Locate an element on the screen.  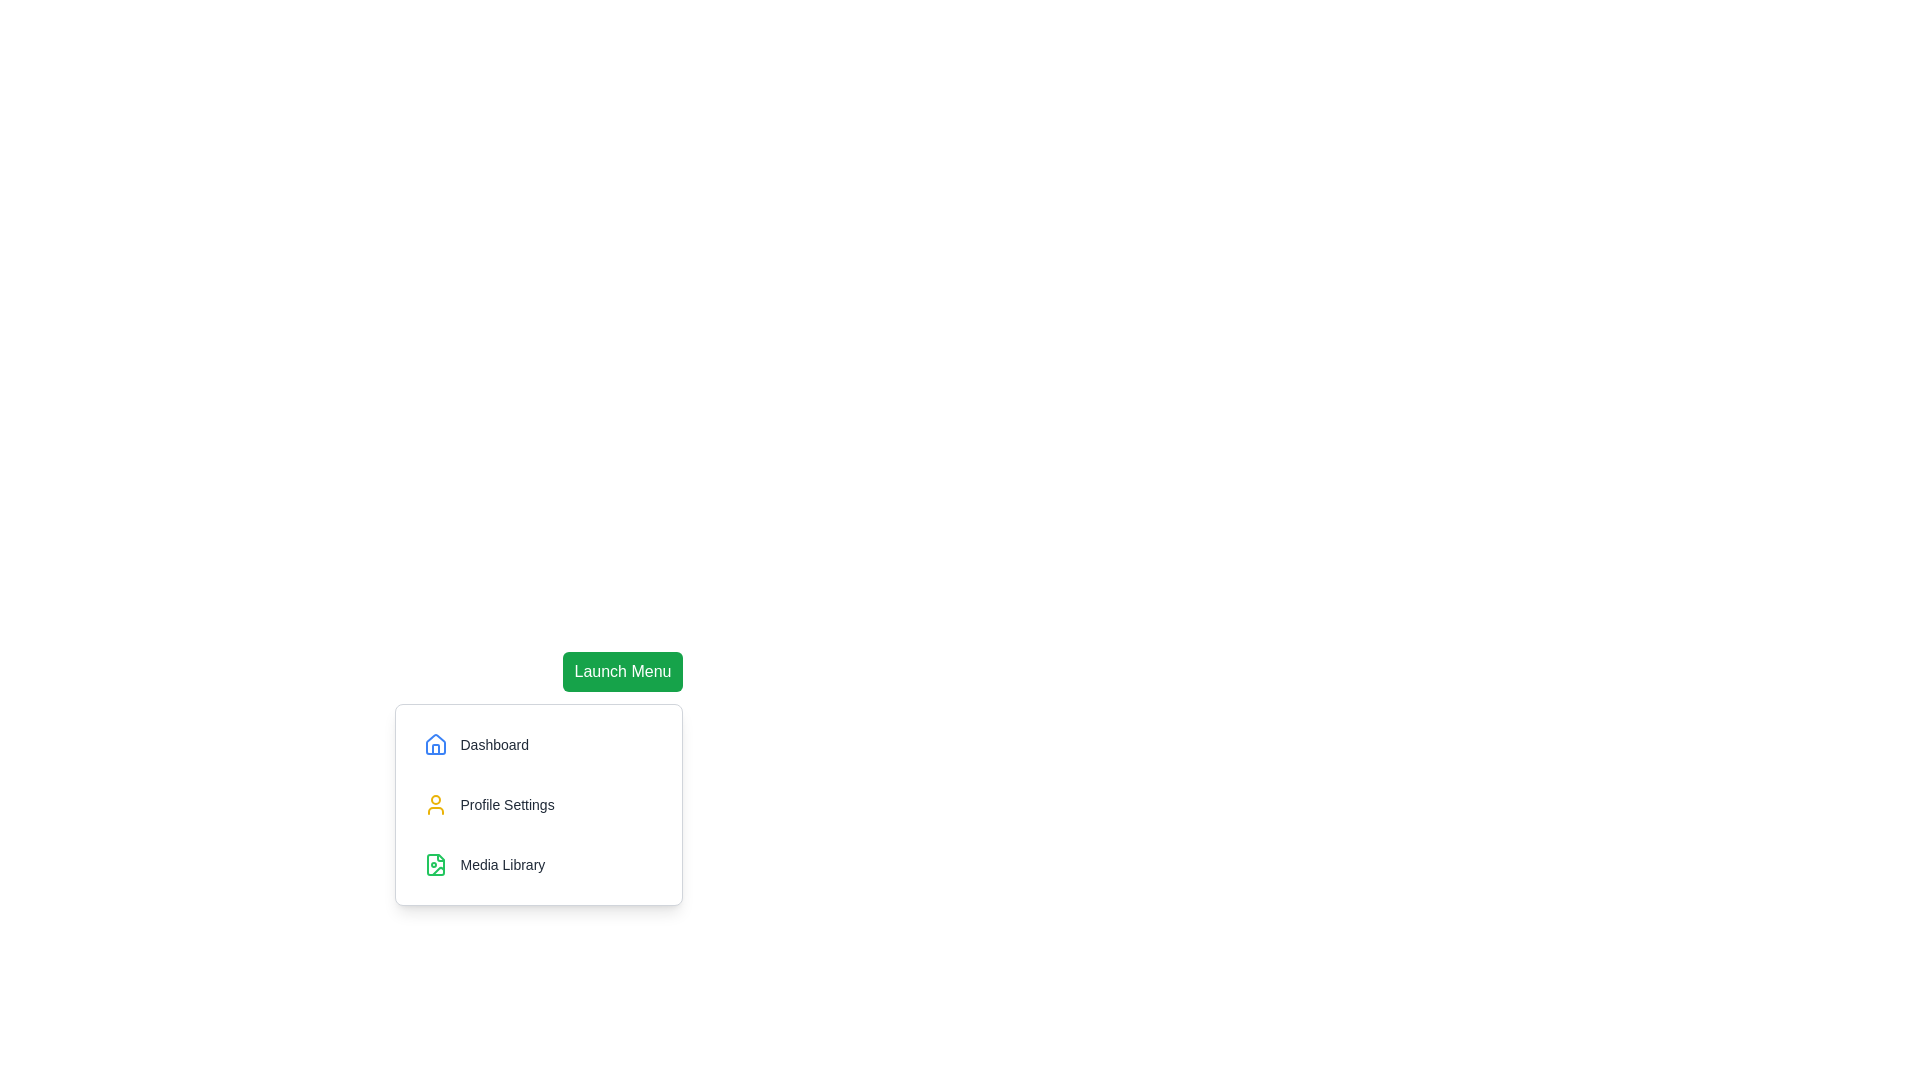
the Dropdown menu options labeled 'Dashboard', 'Profile Settings', and 'Media Library' is located at coordinates (622, 786).